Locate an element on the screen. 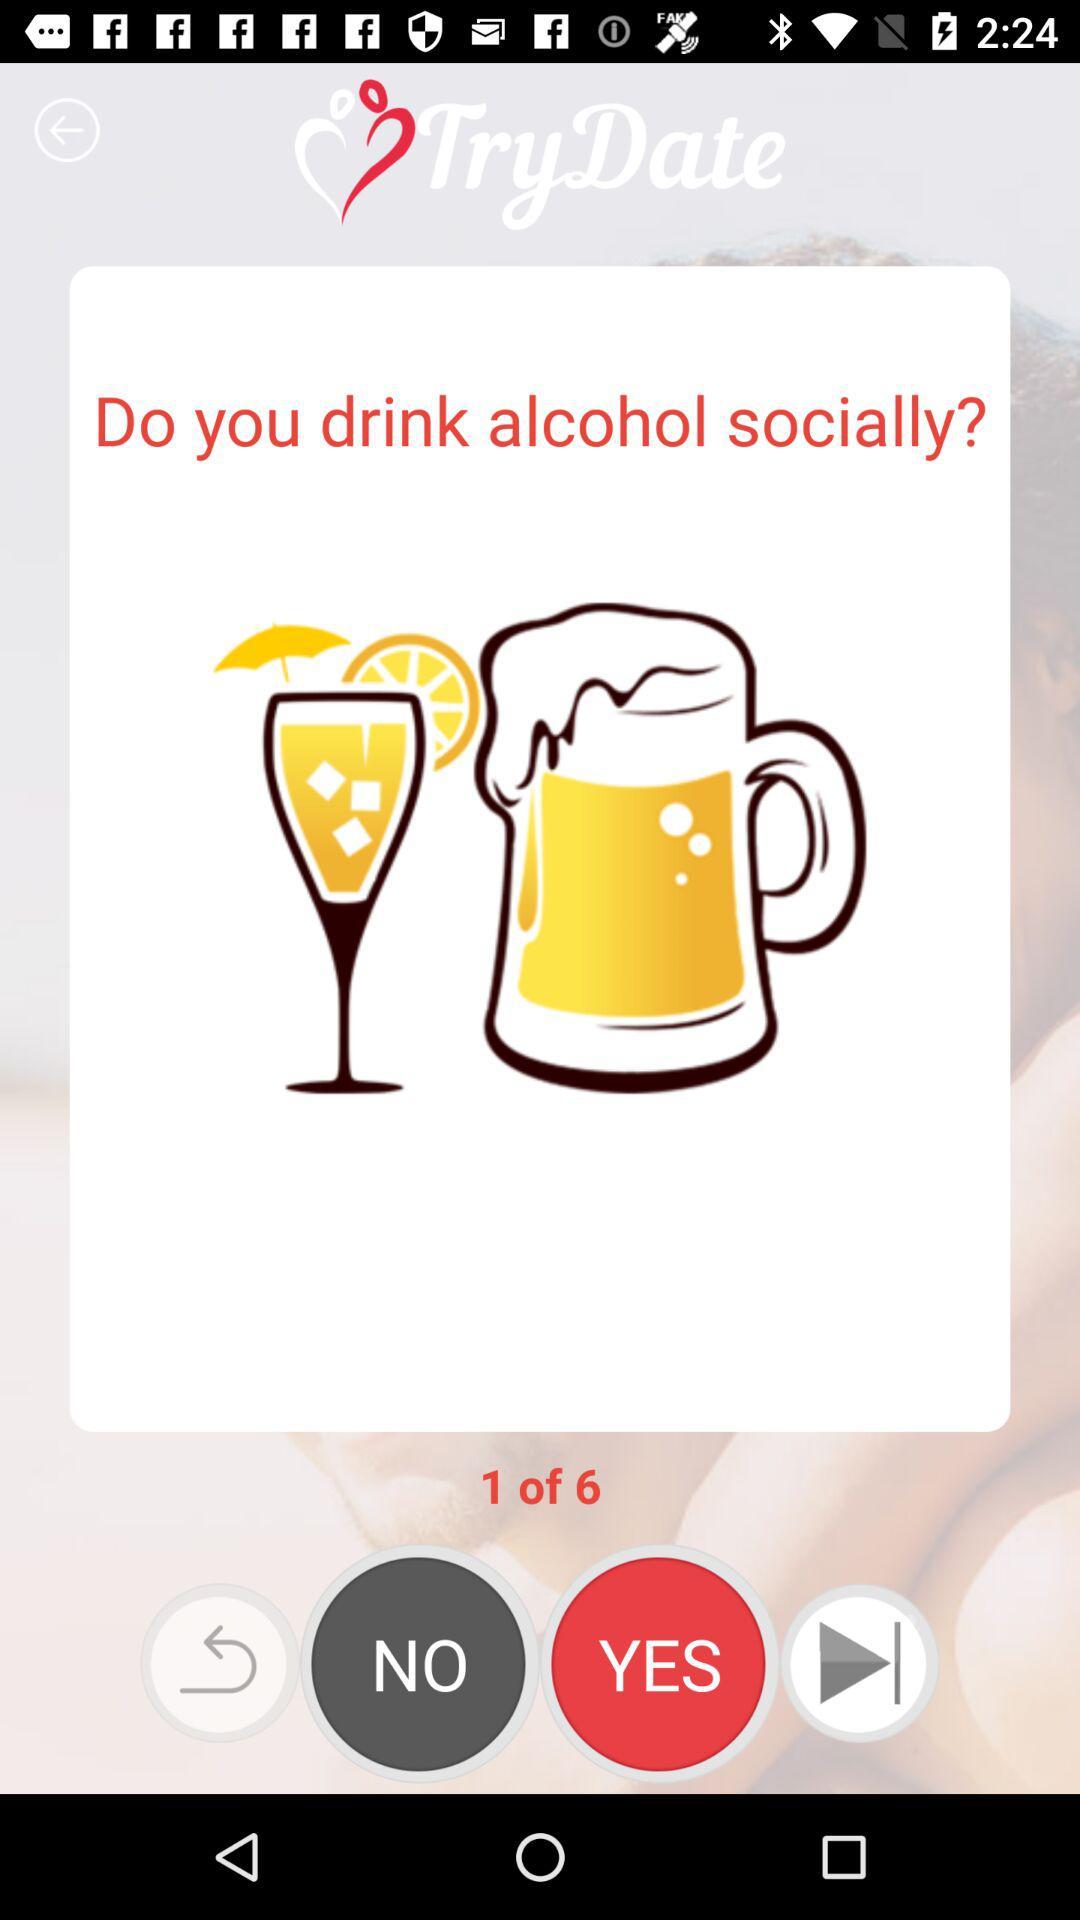 The height and width of the screenshot is (1920, 1080). icon below 1 of 6 app is located at coordinates (220, 1663).